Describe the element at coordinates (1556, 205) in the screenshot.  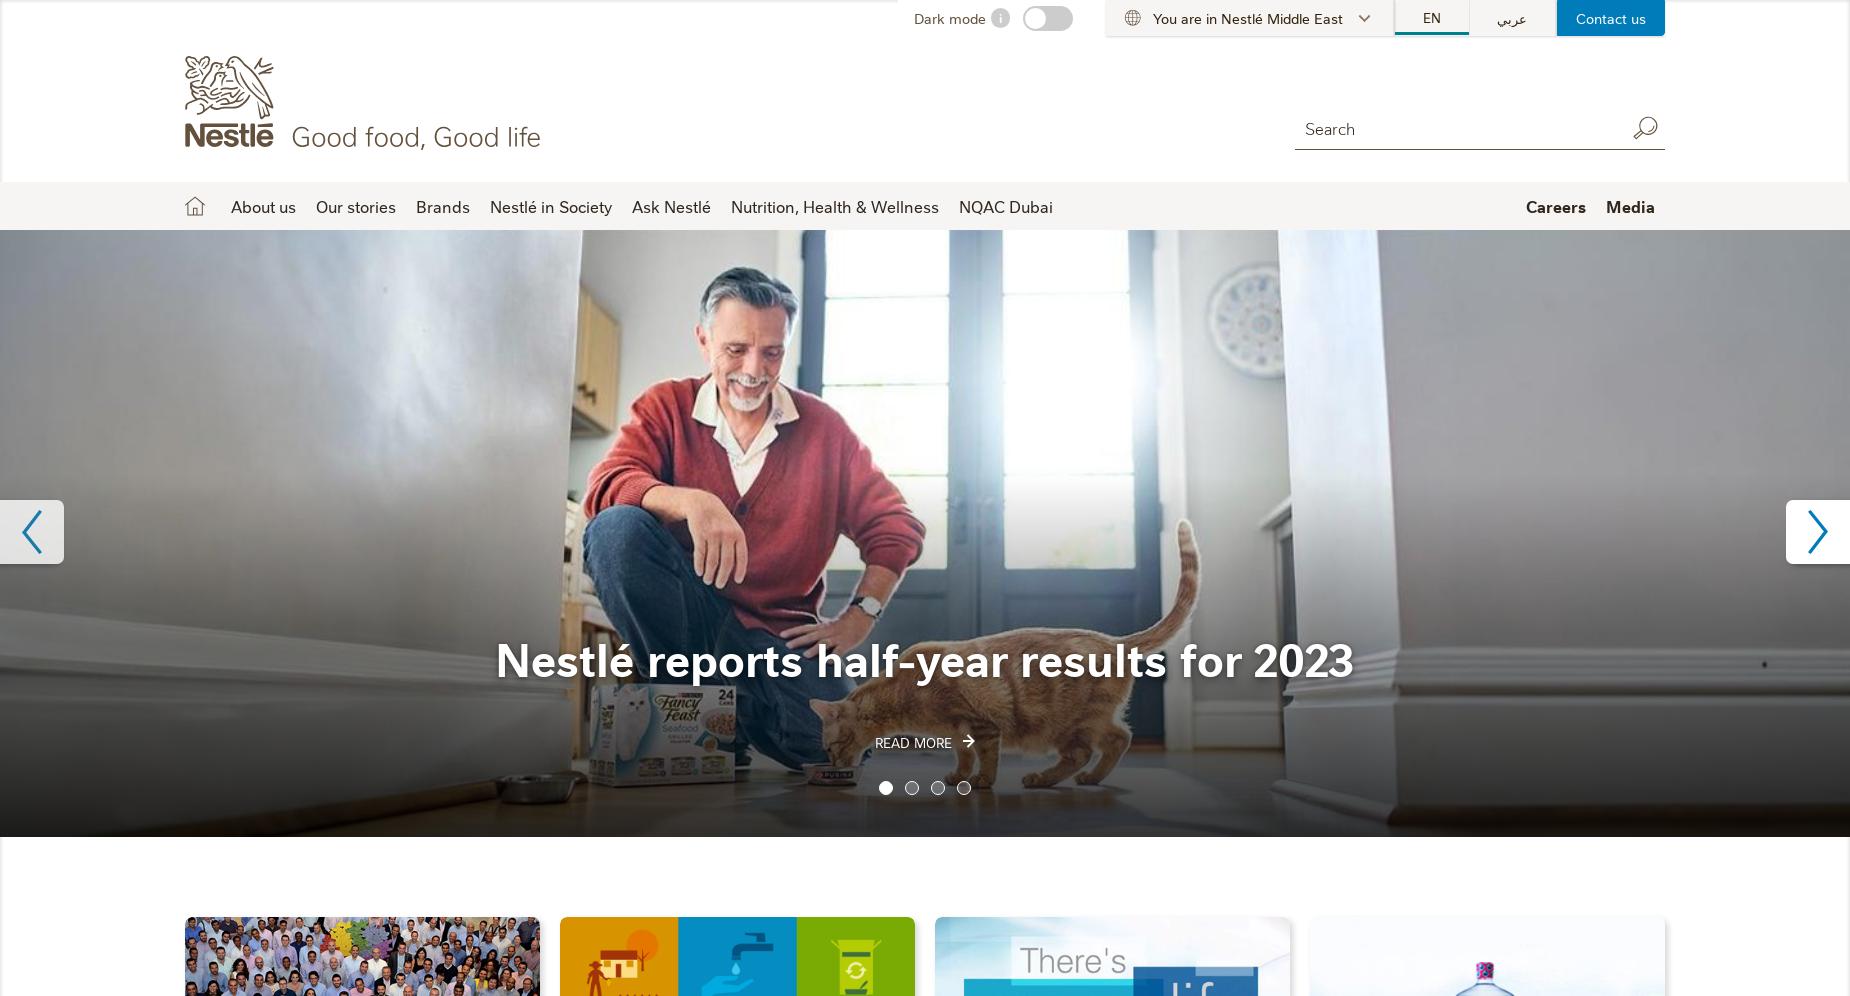
I see `'Careers'` at that location.